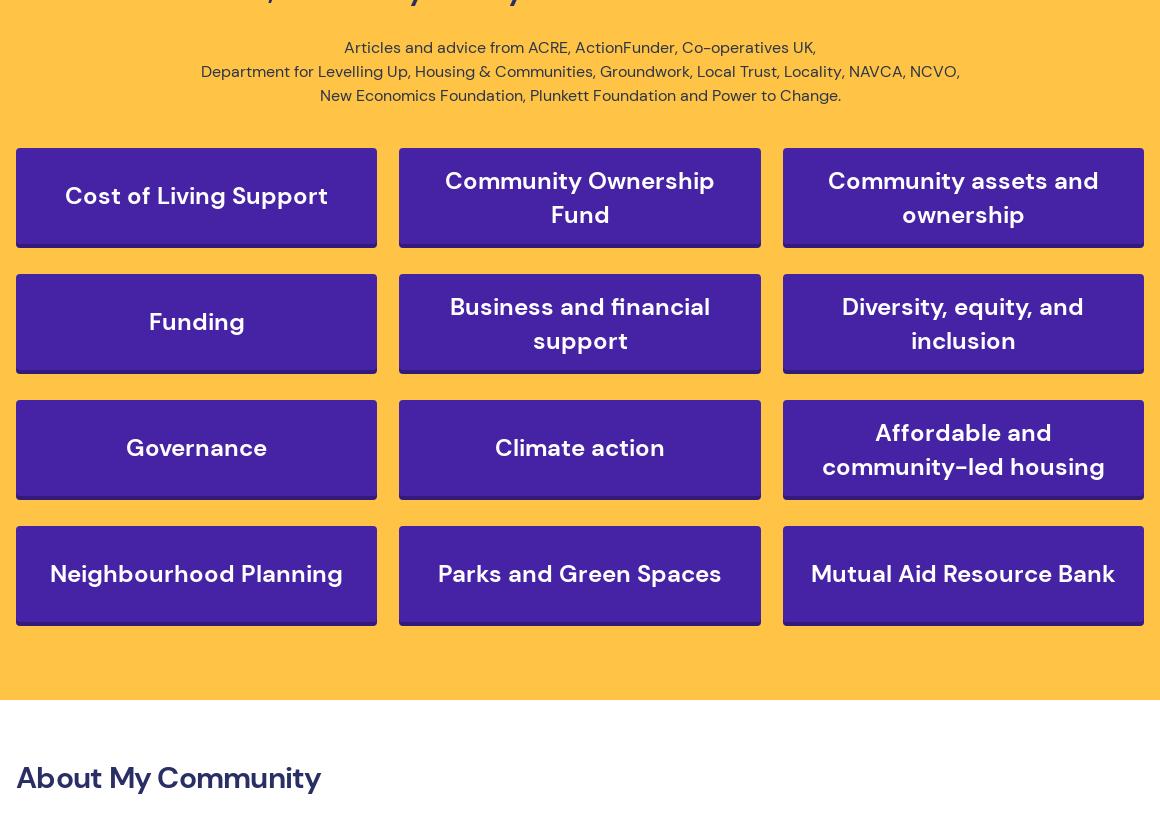 This screenshot has width=1160, height=829. What do you see at coordinates (318, 95) in the screenshot?
I see `'New Economics Foundation'` at bounding box center [318, 95].